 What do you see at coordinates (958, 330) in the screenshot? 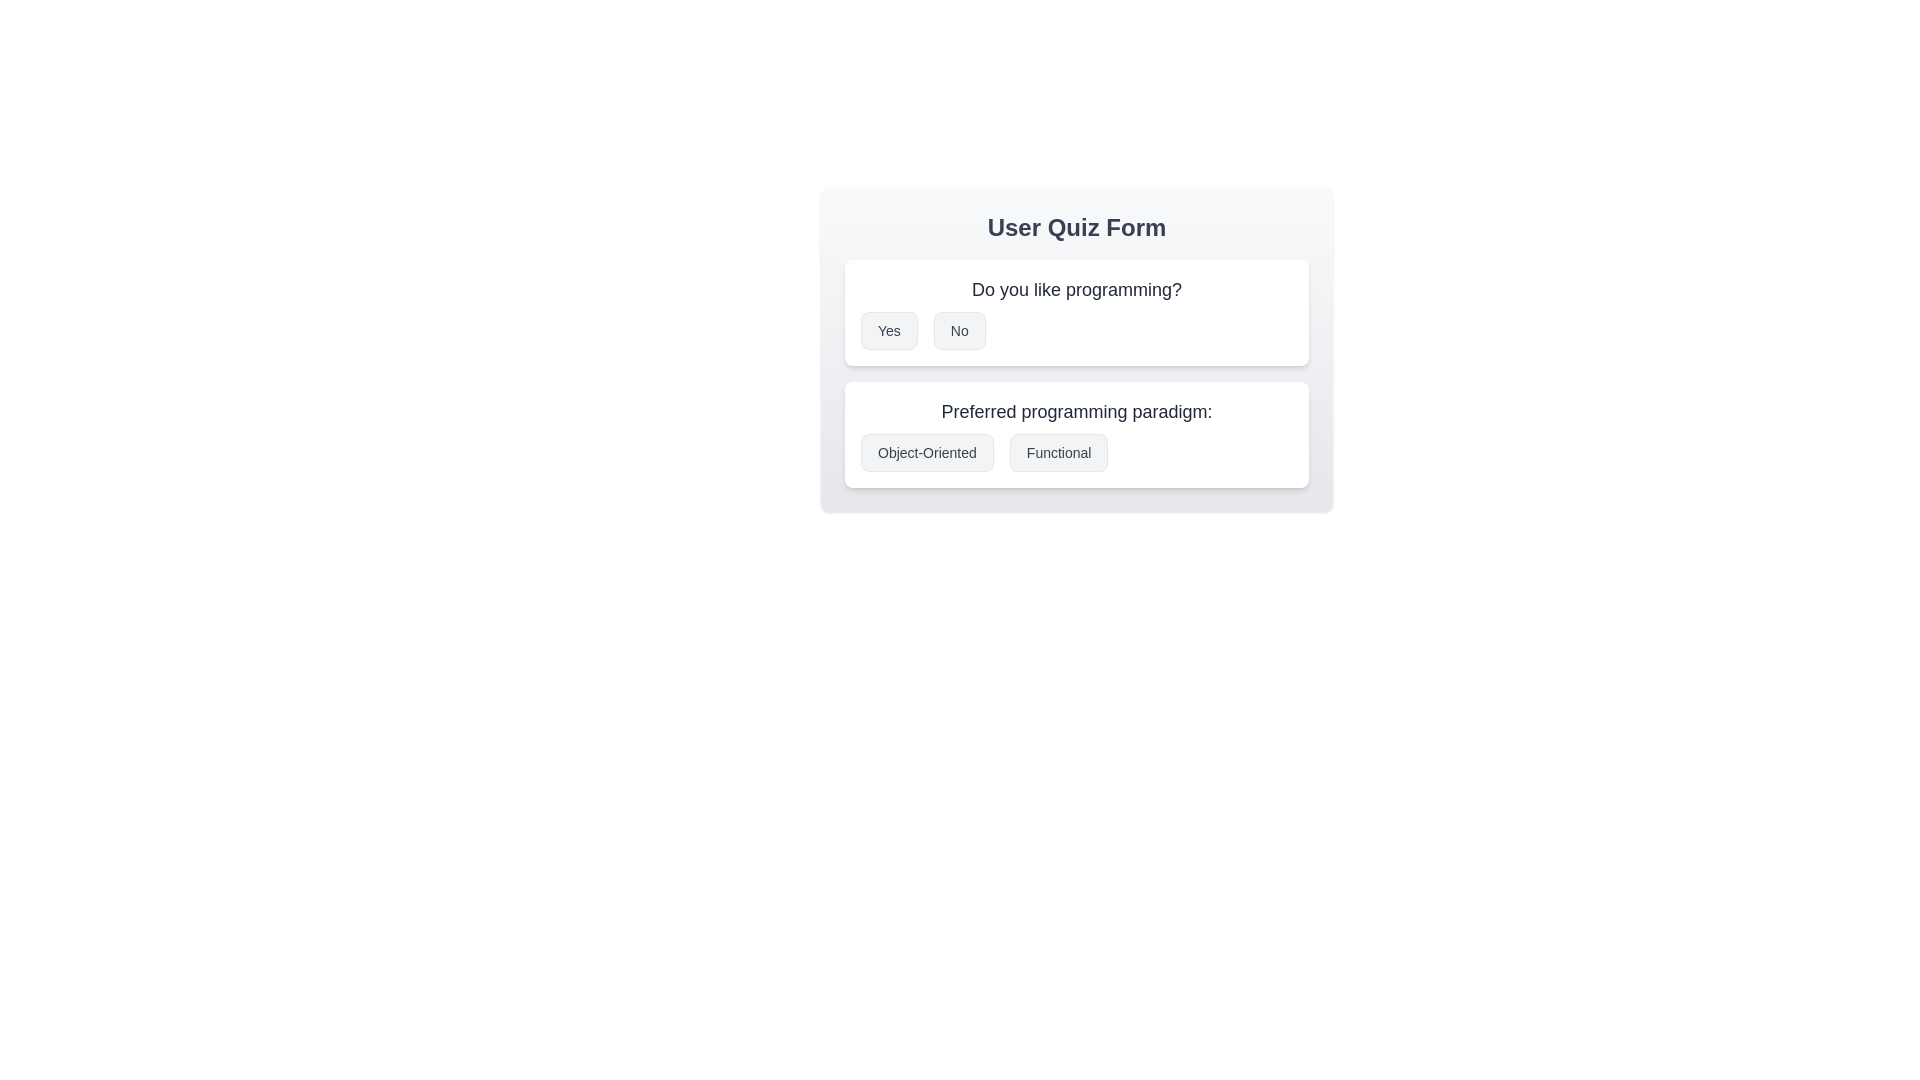
I see `the 'No' button located under the question 'Do you like programming?'` at bounding box center [958, 330].